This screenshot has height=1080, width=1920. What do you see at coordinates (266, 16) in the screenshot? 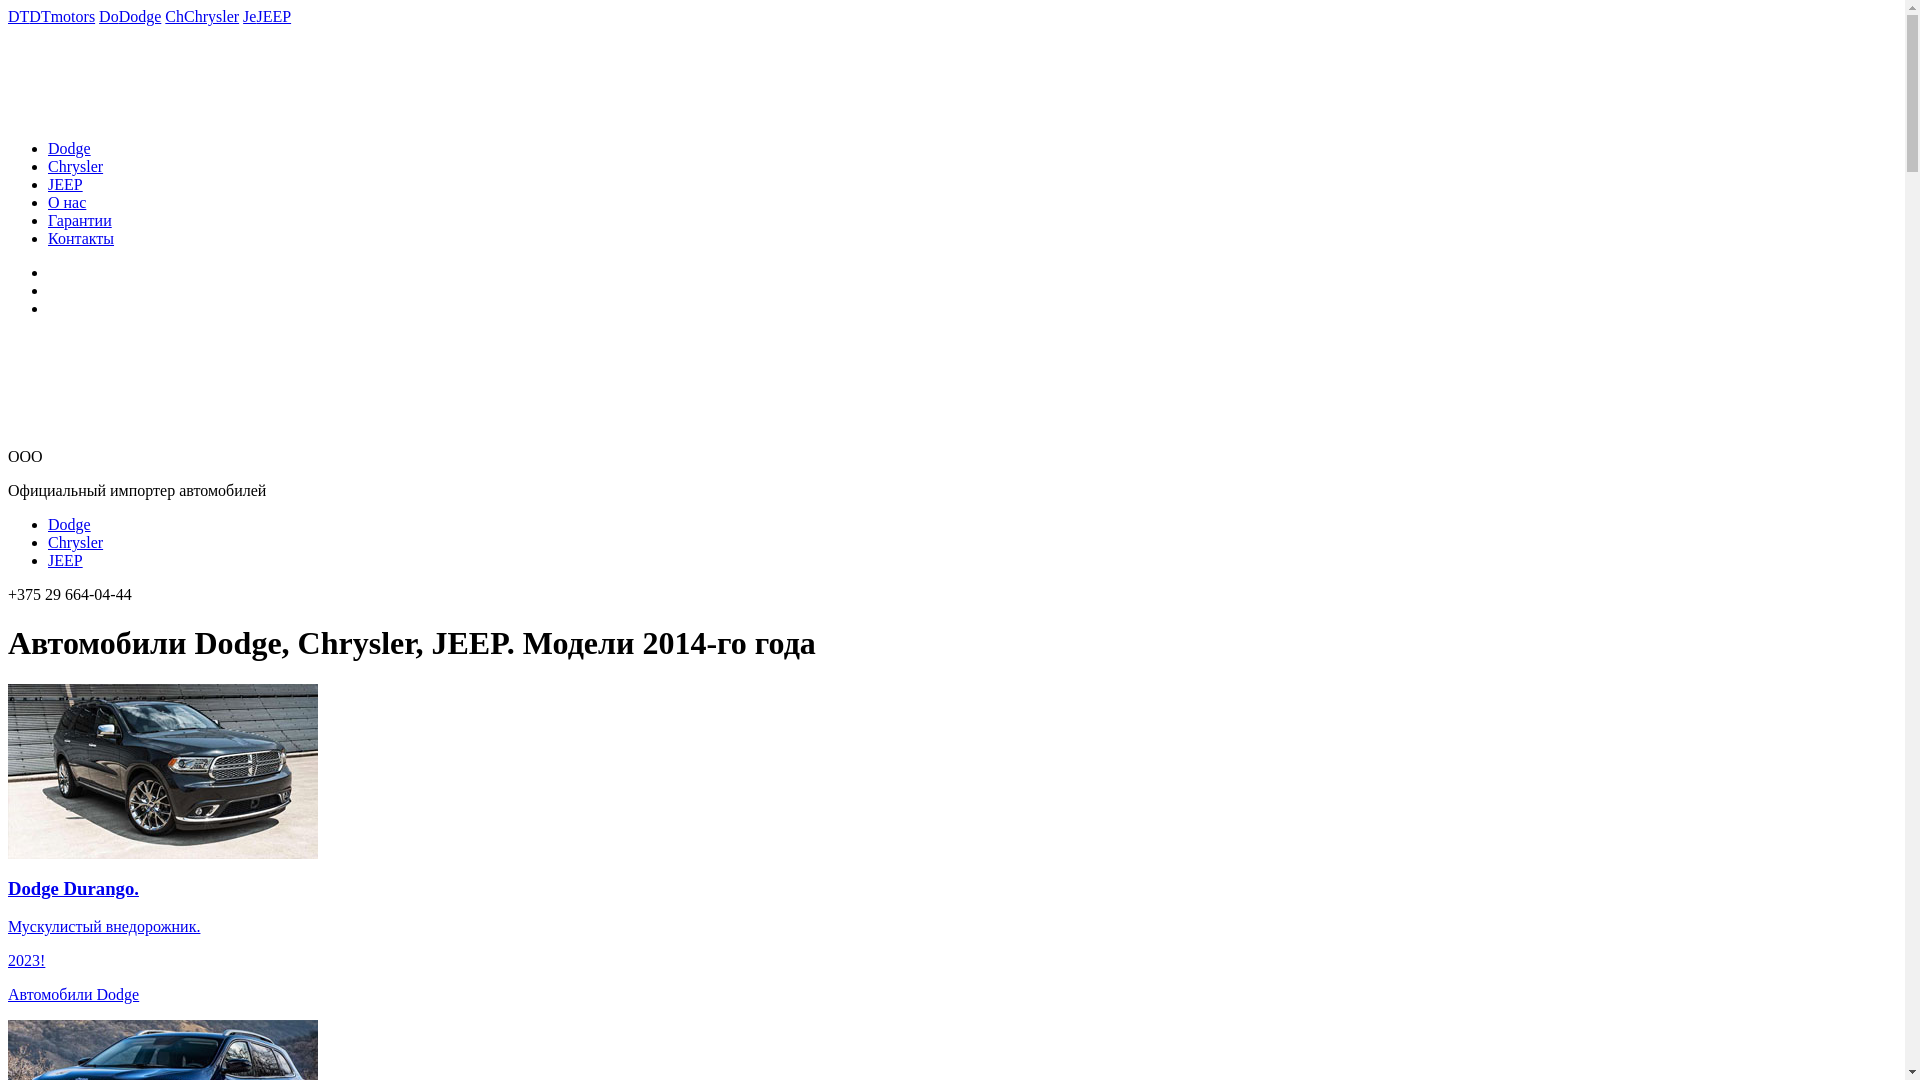
I see `'JeJEEP'` at bounding box center [266, 16].